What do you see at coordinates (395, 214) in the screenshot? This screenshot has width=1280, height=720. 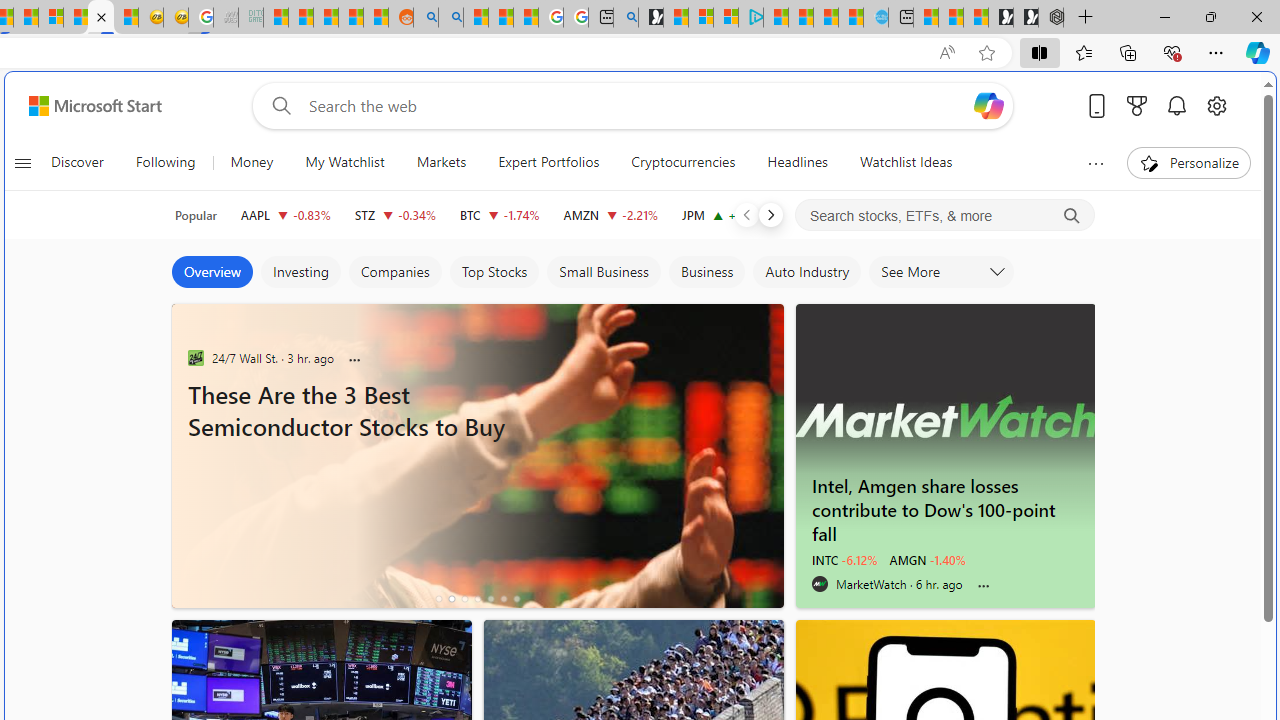 I see `'STZ CONSTELLATION BRANDS, INC. decrease 243.92 -0.82 -0.34%'` at bounding box center [395, 214].